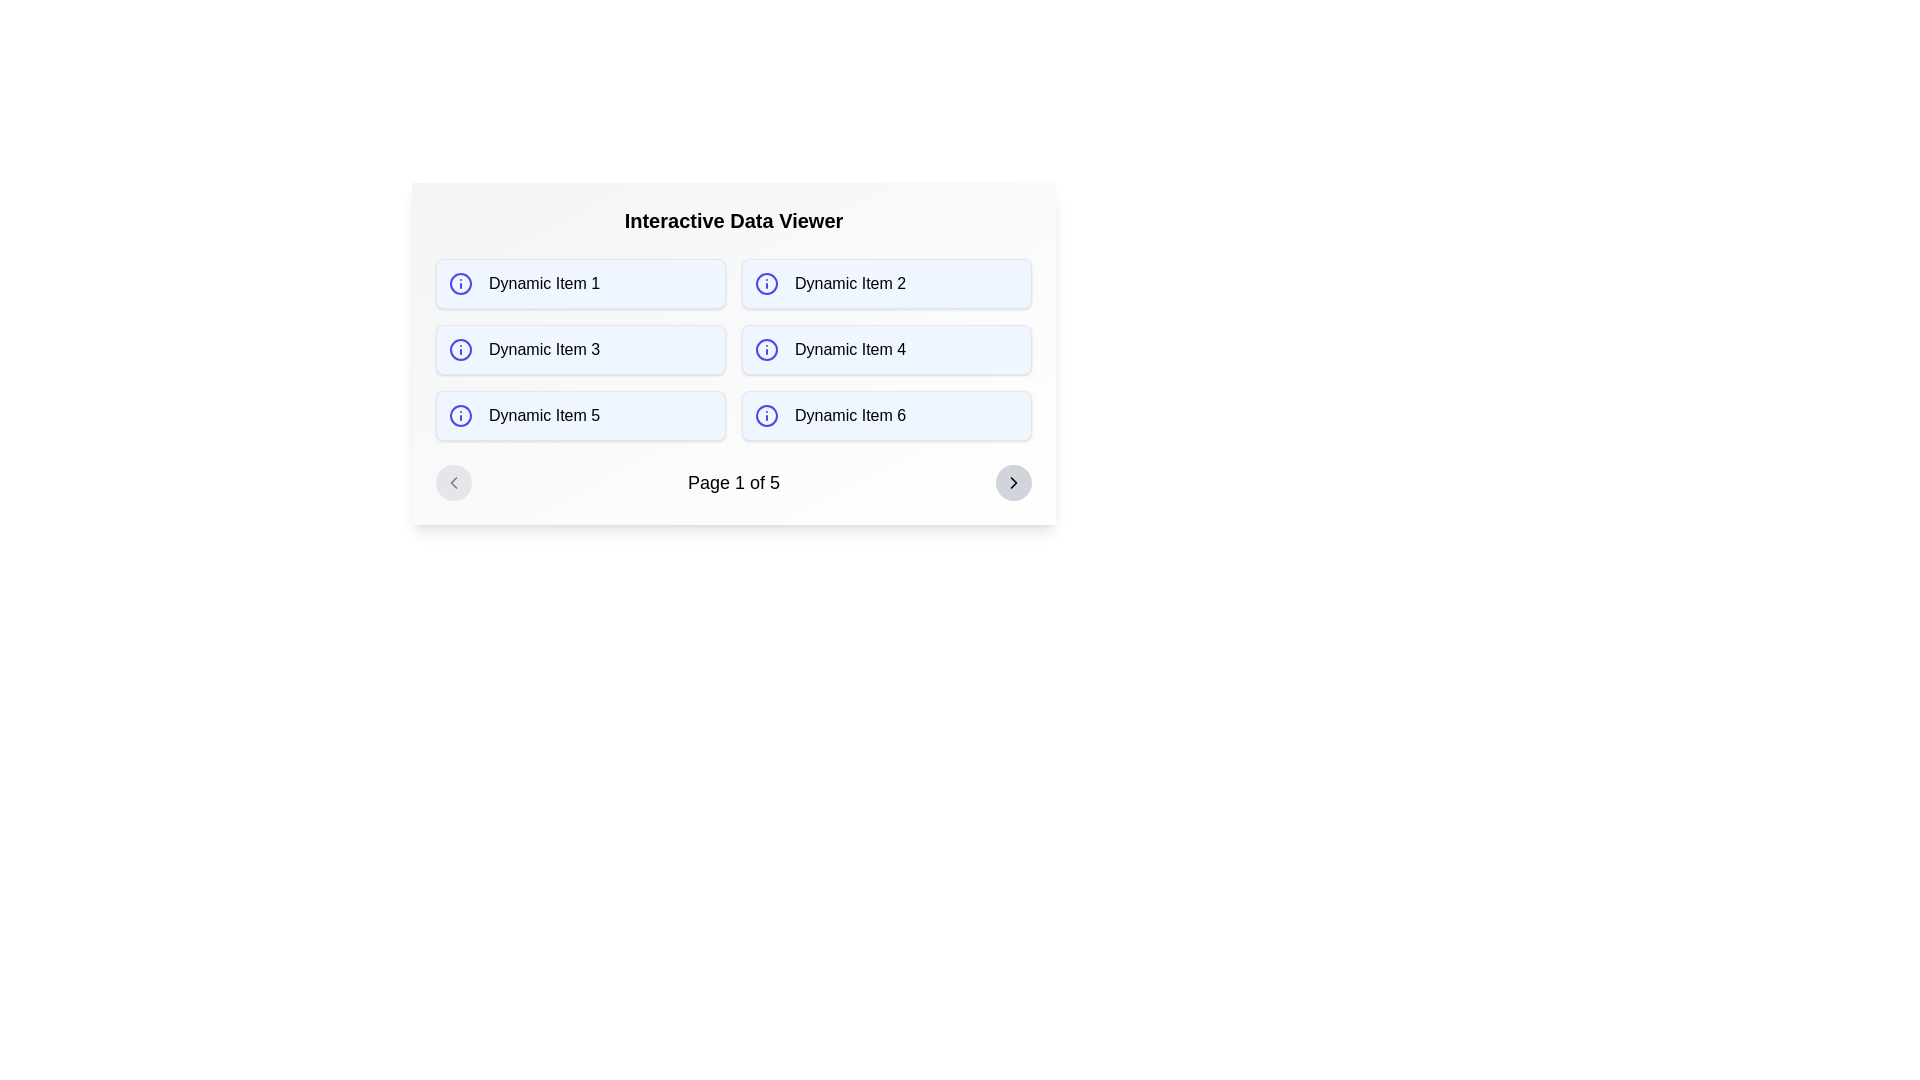 The height and width of the screenshot is (1080, 1920). What do you see at coordinates (733, 482) in the screenshot?
I see `the page indicator label located in the central section of the footer bar, which displays the current page number and total pages available` at bounding box center [733, 482].